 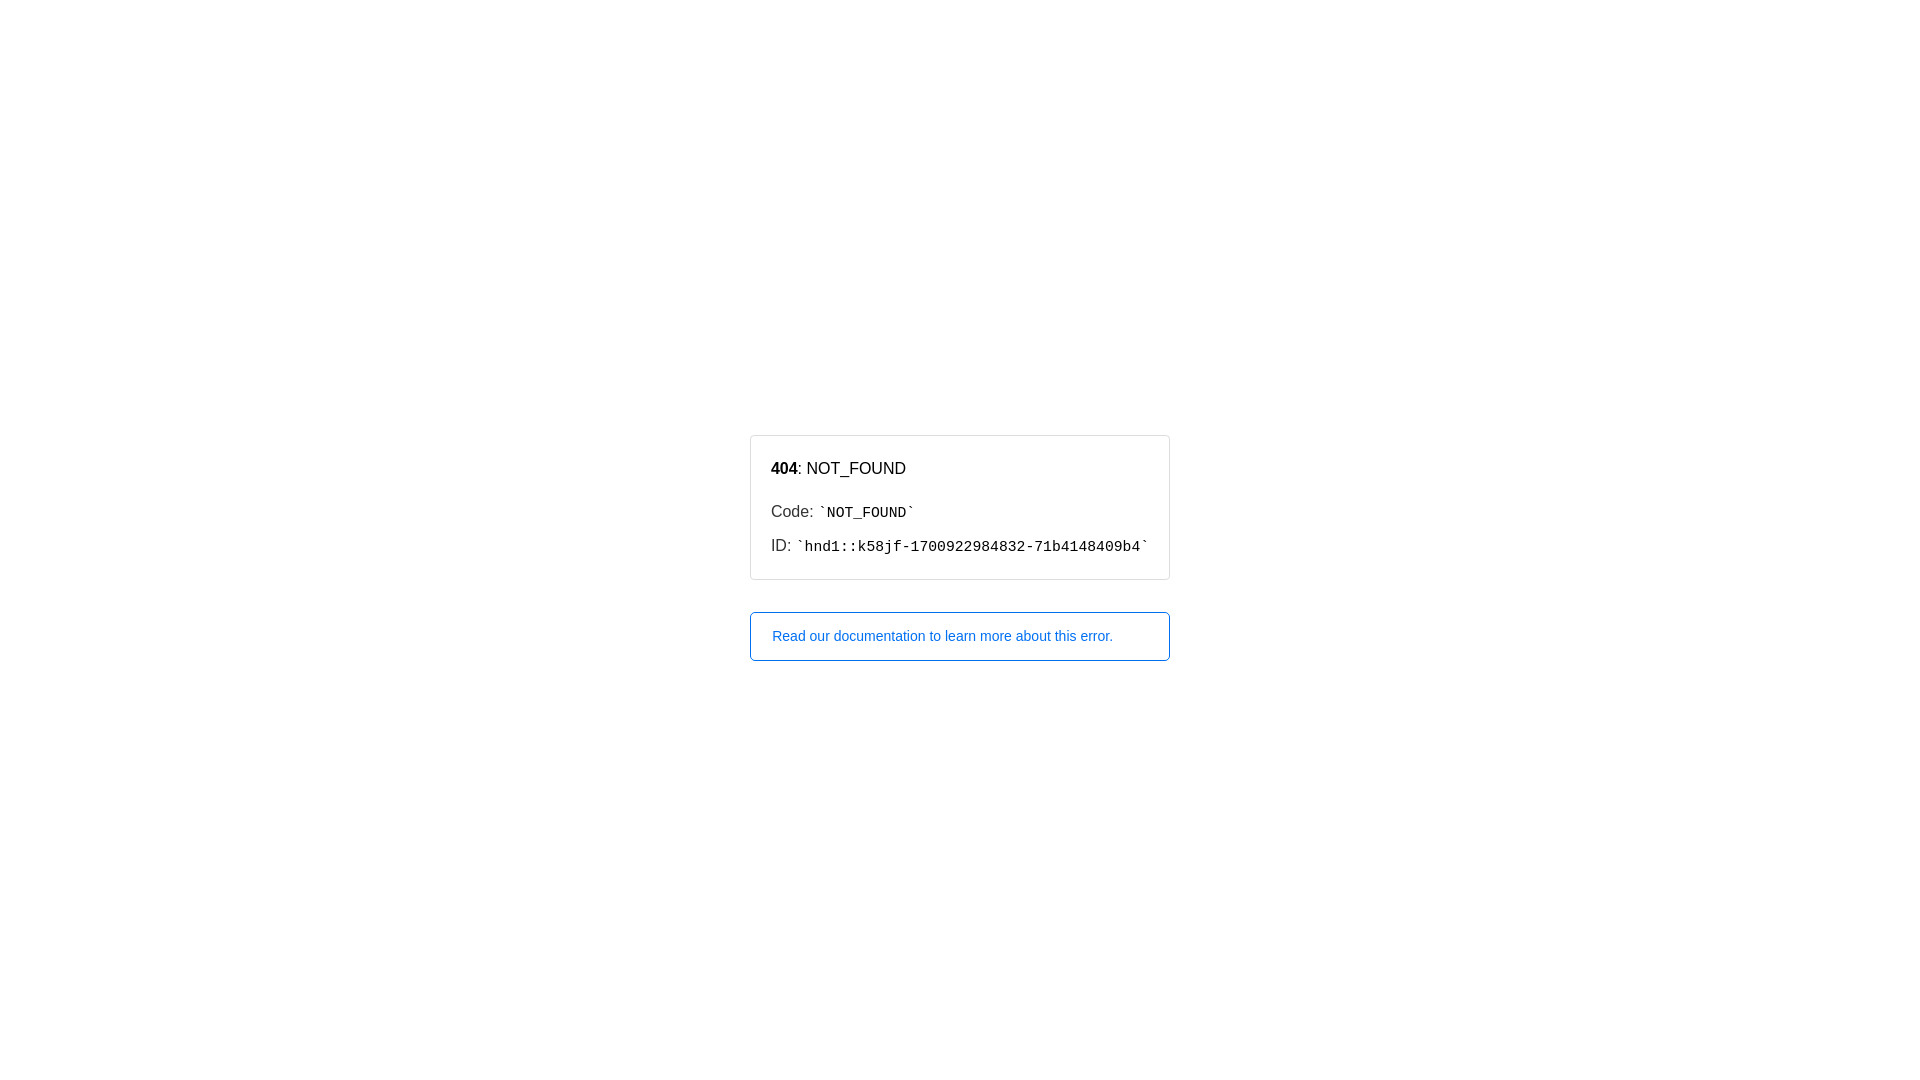 I want to click on 'Read our documentation to learn more about this error.', so click(x=960, y=636).